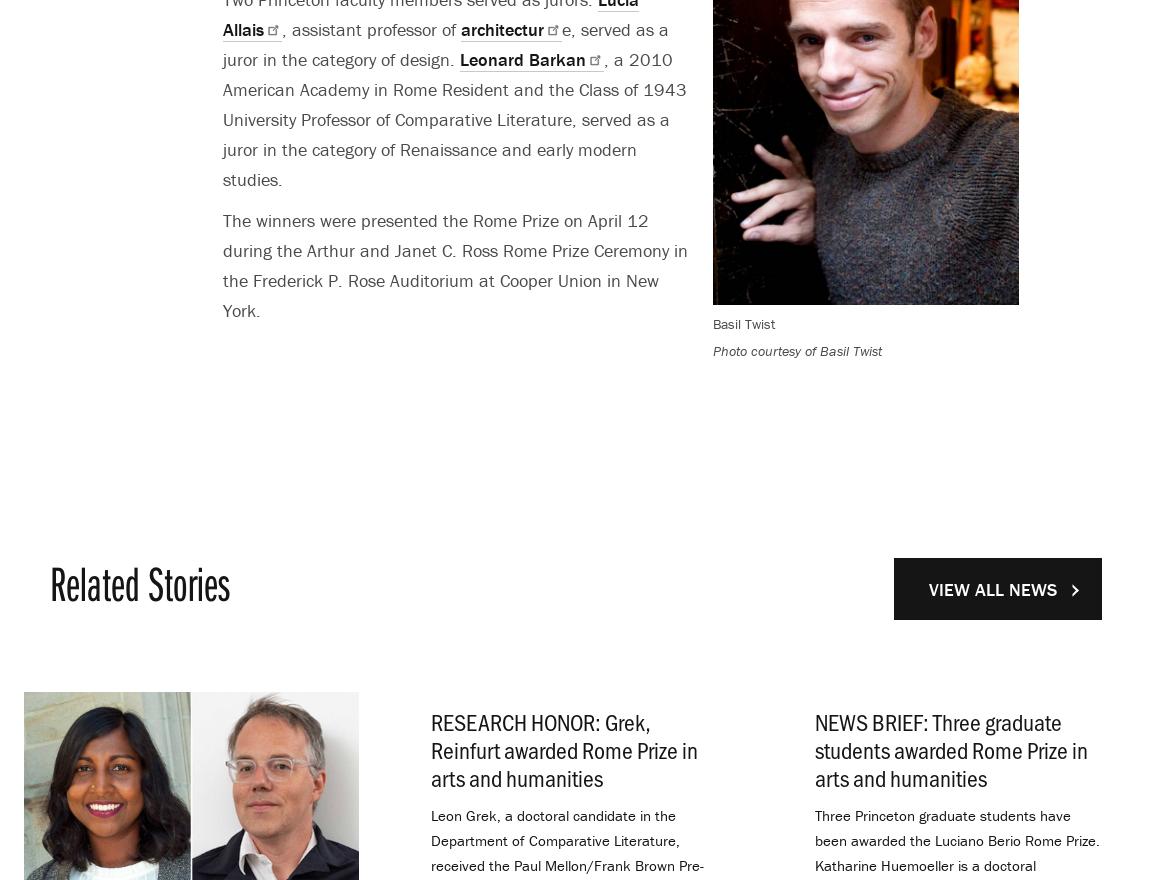  I want to click on 'Basil Twist', so click(710, 323).